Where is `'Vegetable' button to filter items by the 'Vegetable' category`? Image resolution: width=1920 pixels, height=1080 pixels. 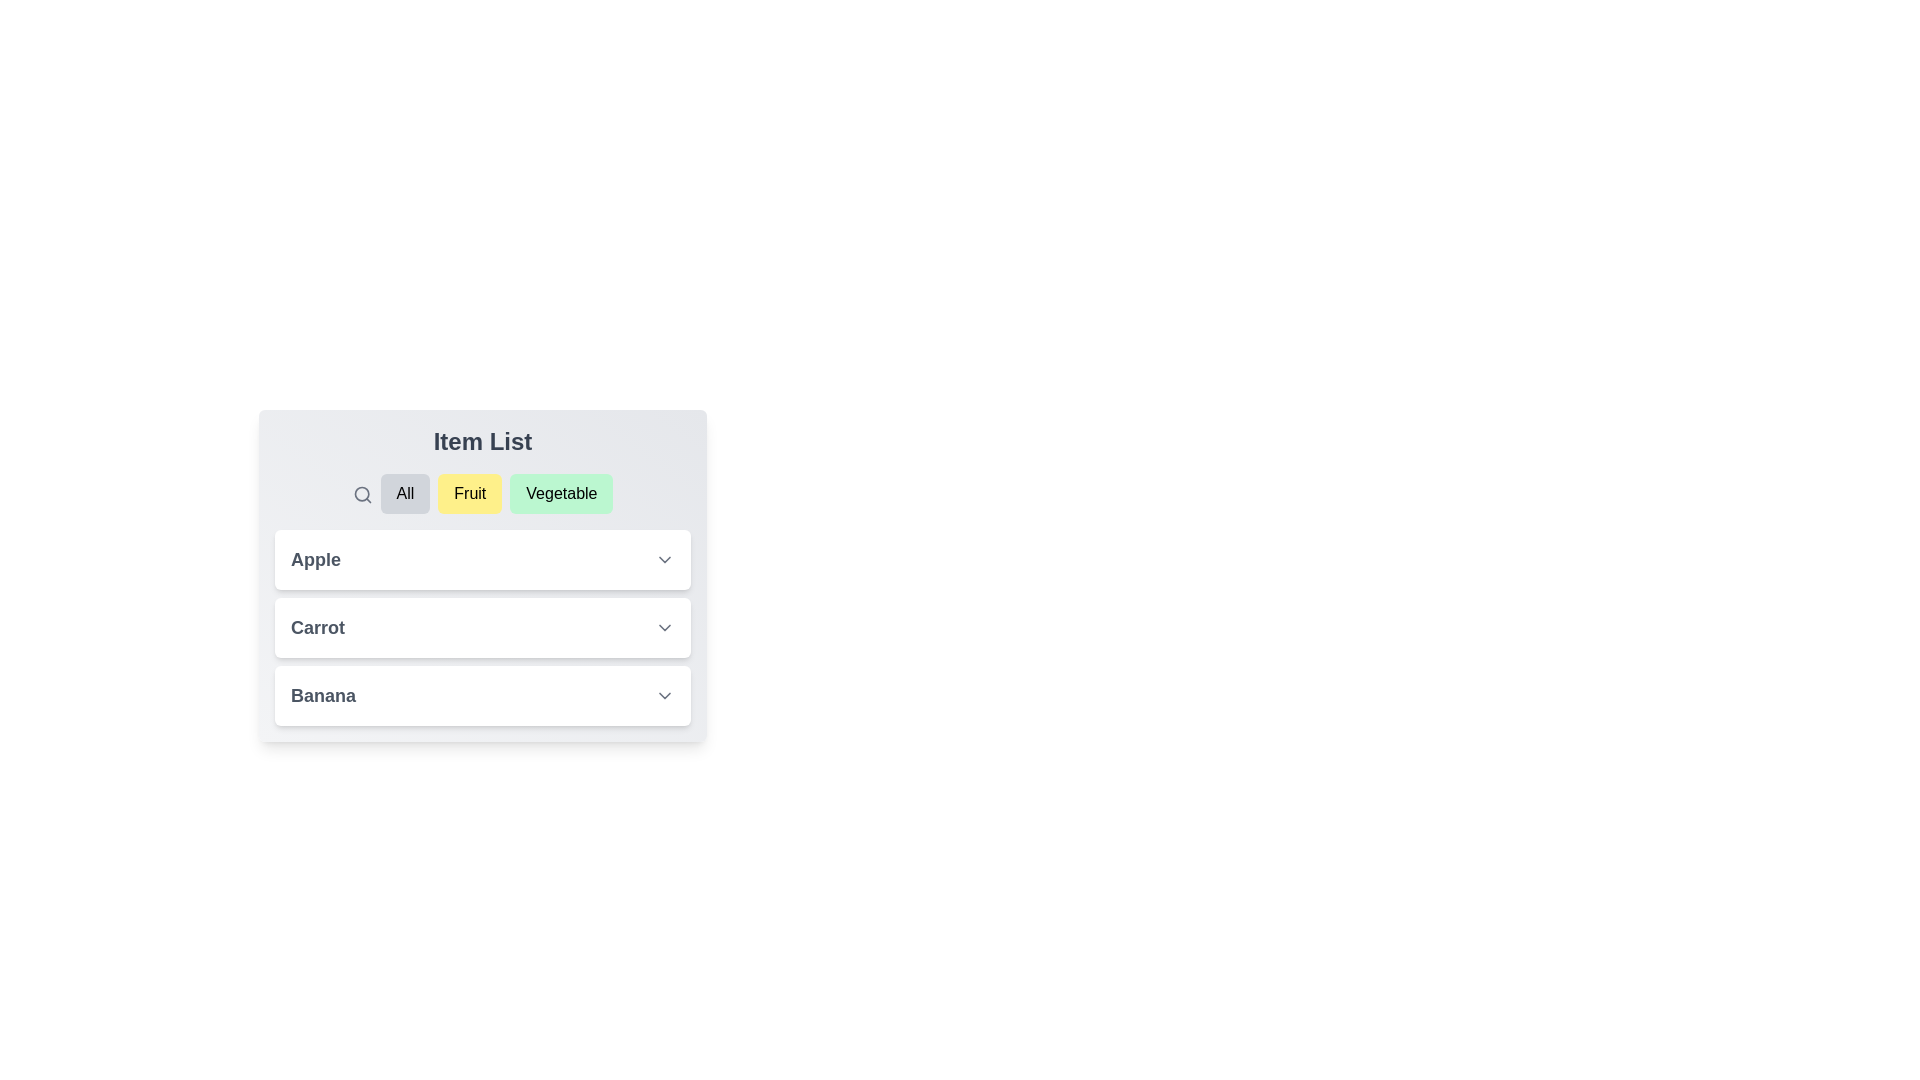 'Vegetable' button to filter items by the 'Vegetable' category is located at coordinates (560, 493).